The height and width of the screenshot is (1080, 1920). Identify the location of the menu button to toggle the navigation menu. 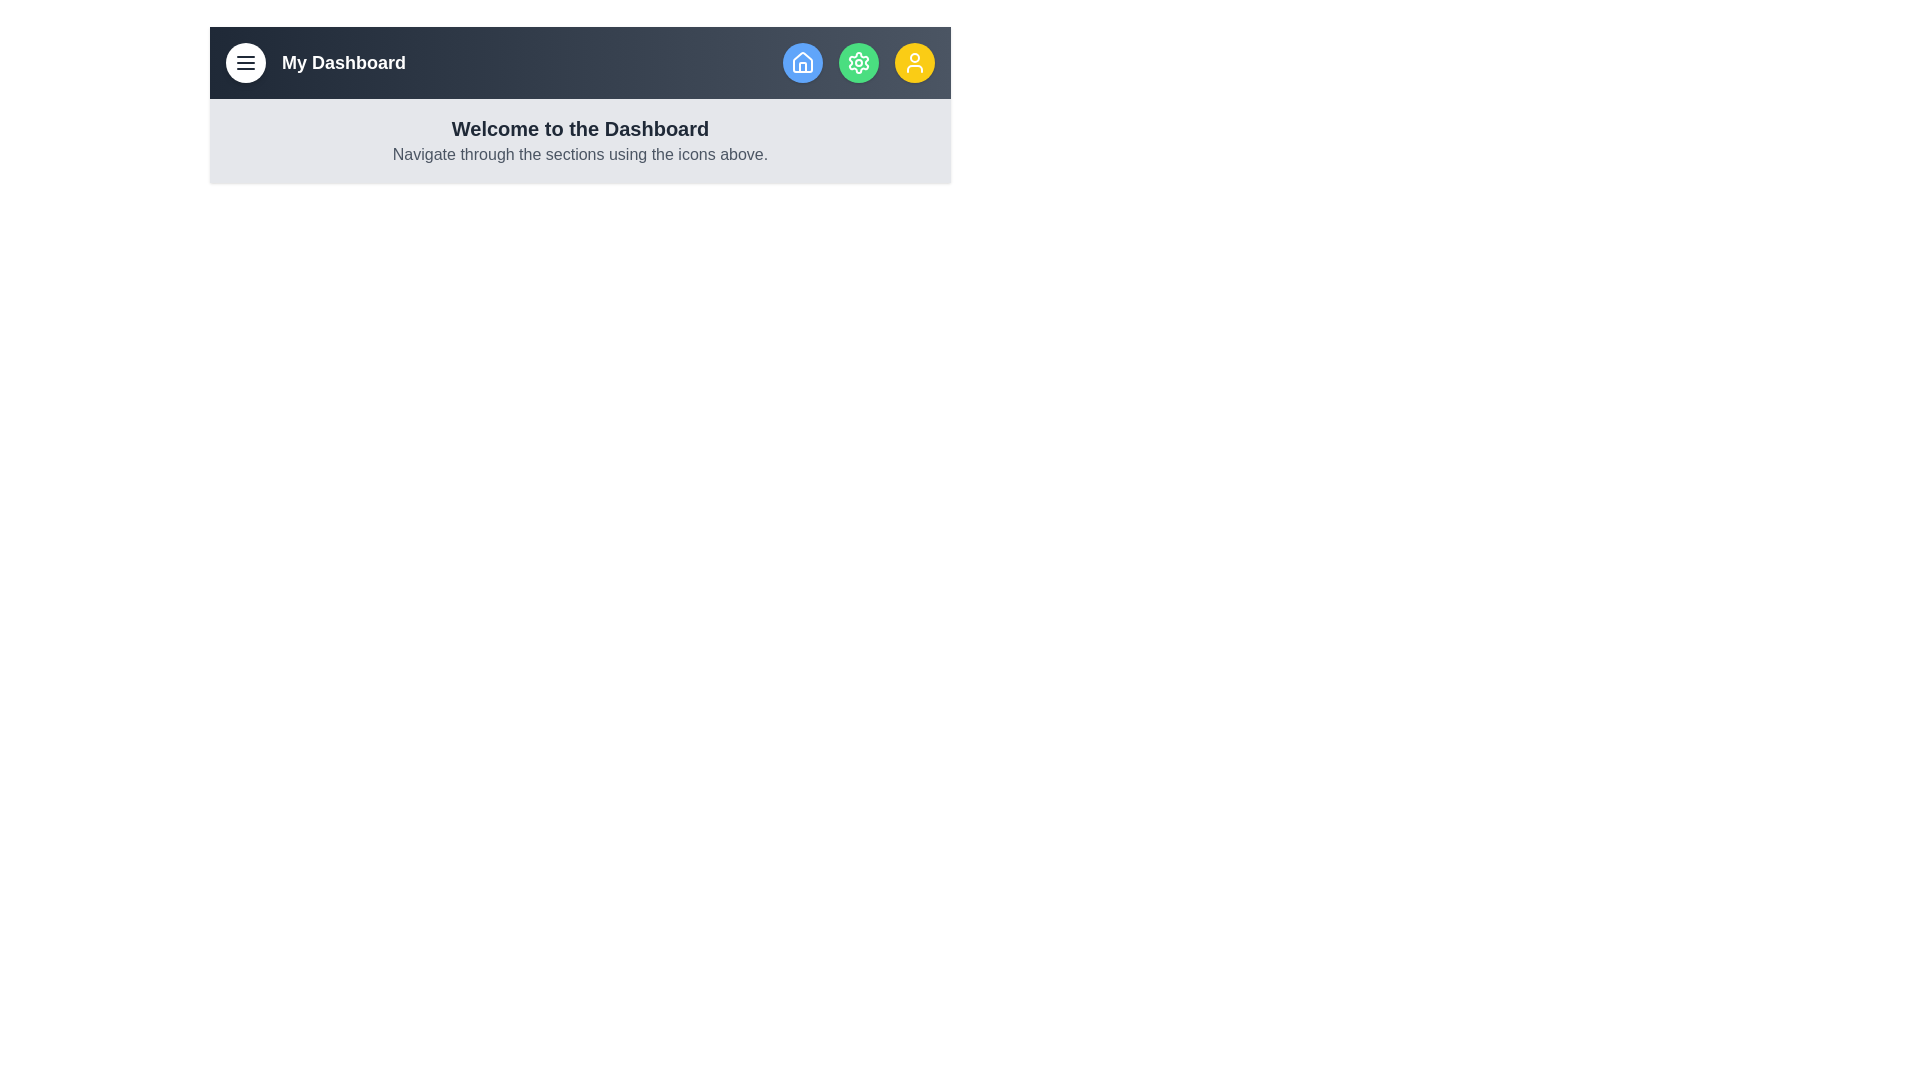
(244, 61).